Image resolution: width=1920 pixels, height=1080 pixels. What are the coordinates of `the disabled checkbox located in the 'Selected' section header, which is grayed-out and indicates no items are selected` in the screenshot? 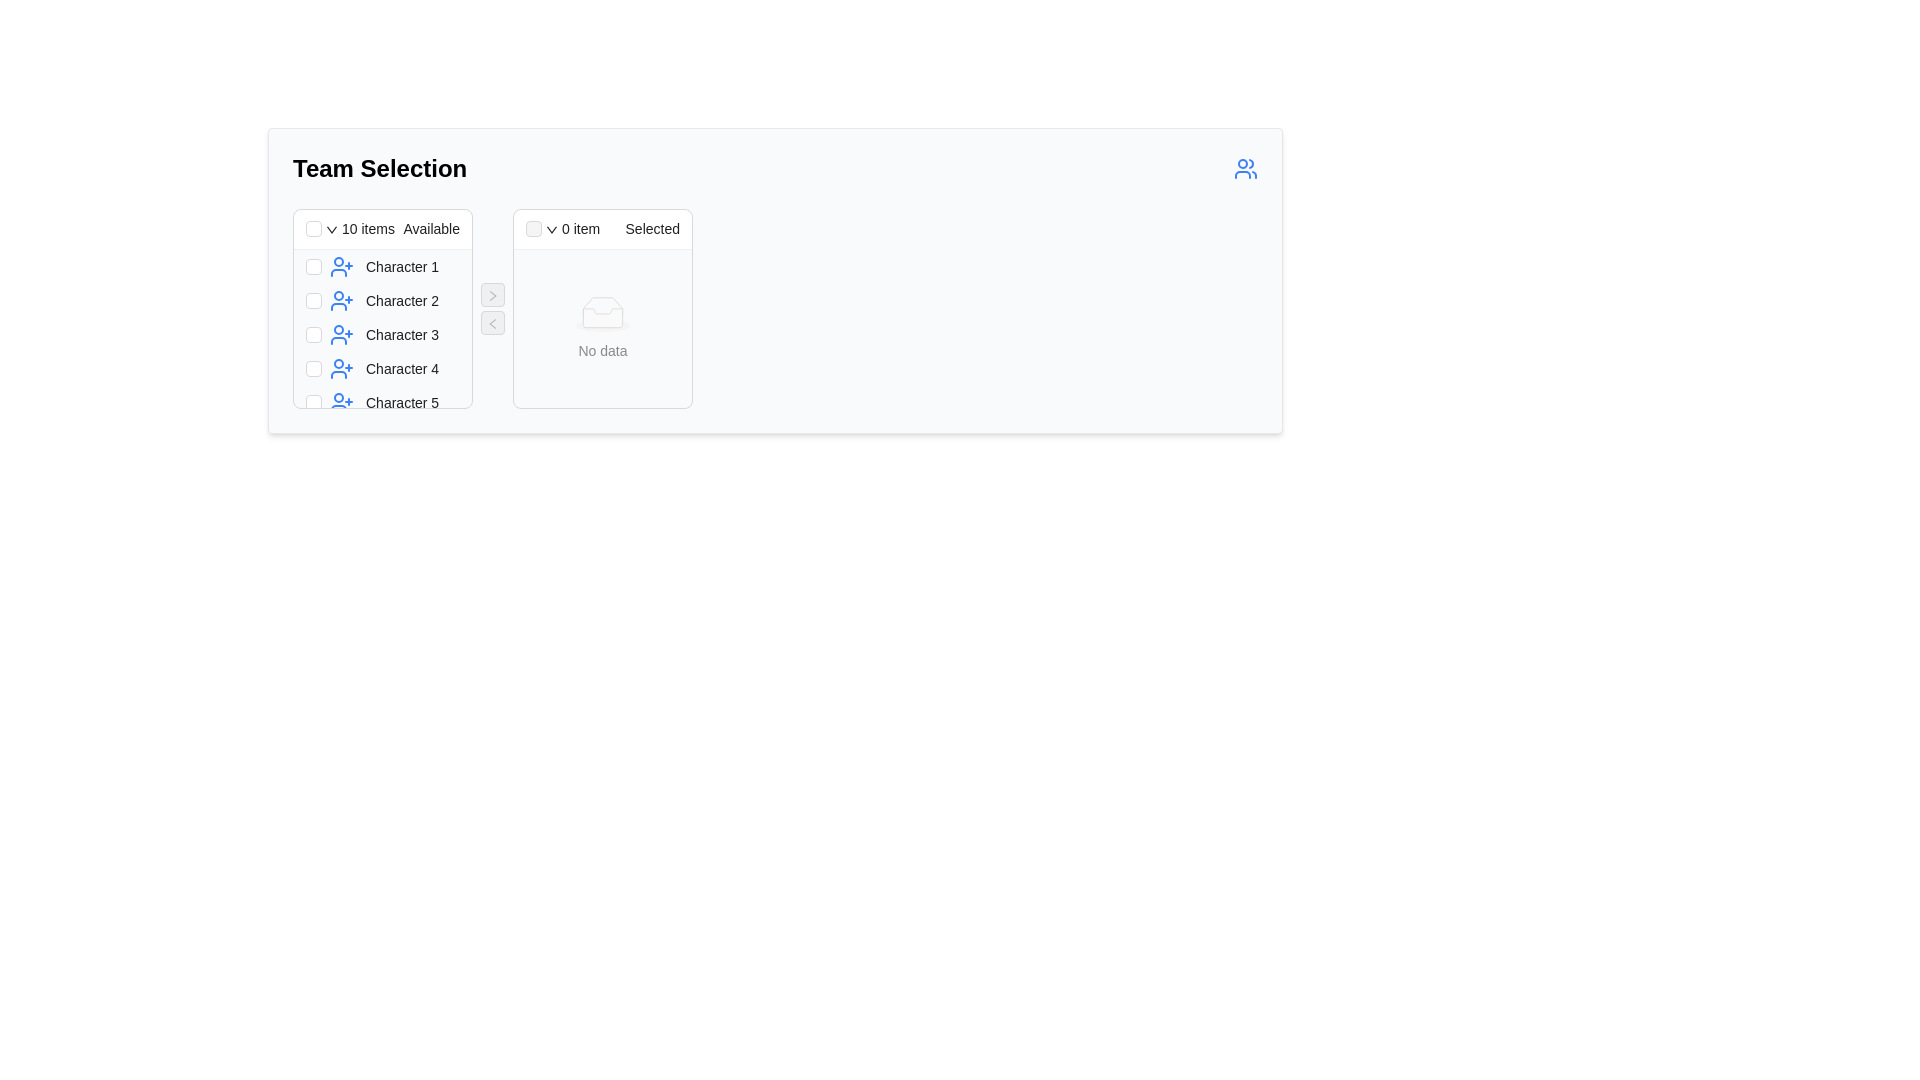 It's located at (533, 227).